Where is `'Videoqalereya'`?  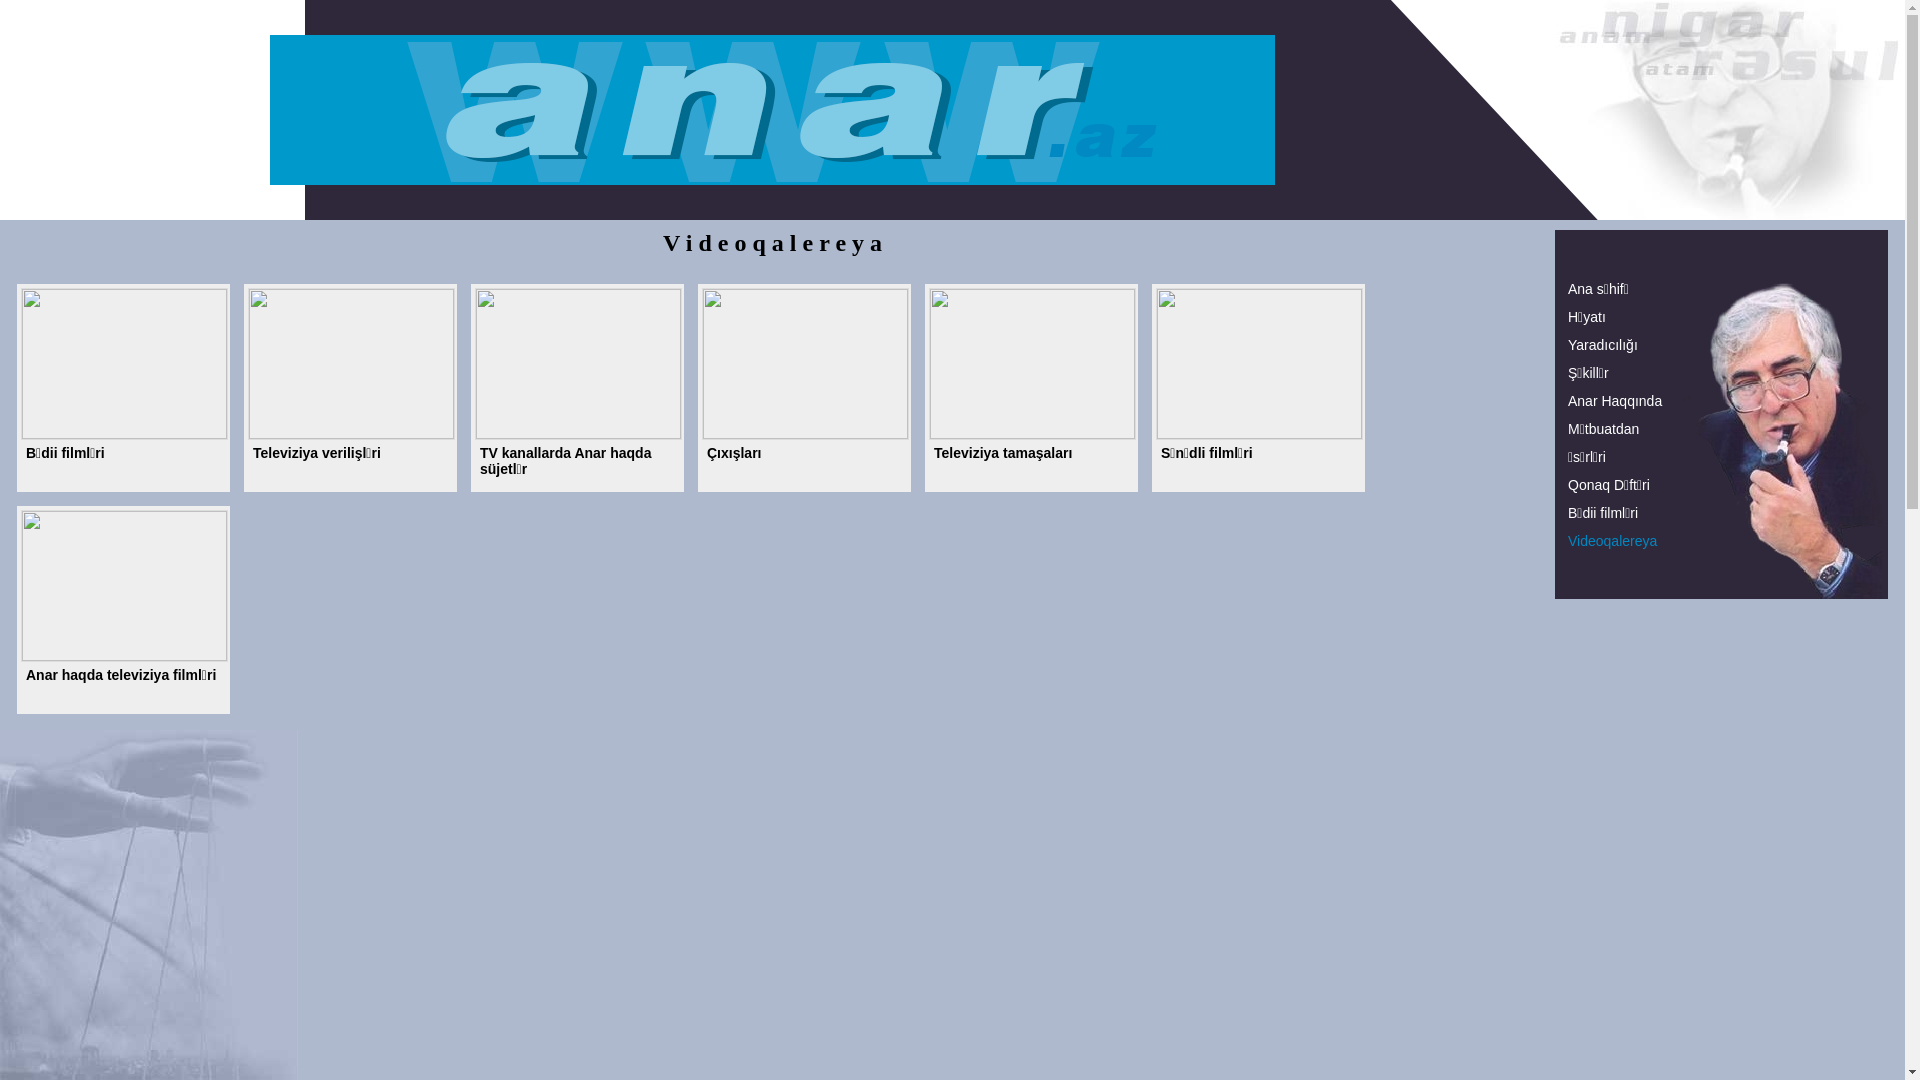
'Videoqalereya' is located at coordinates (1612, 540).